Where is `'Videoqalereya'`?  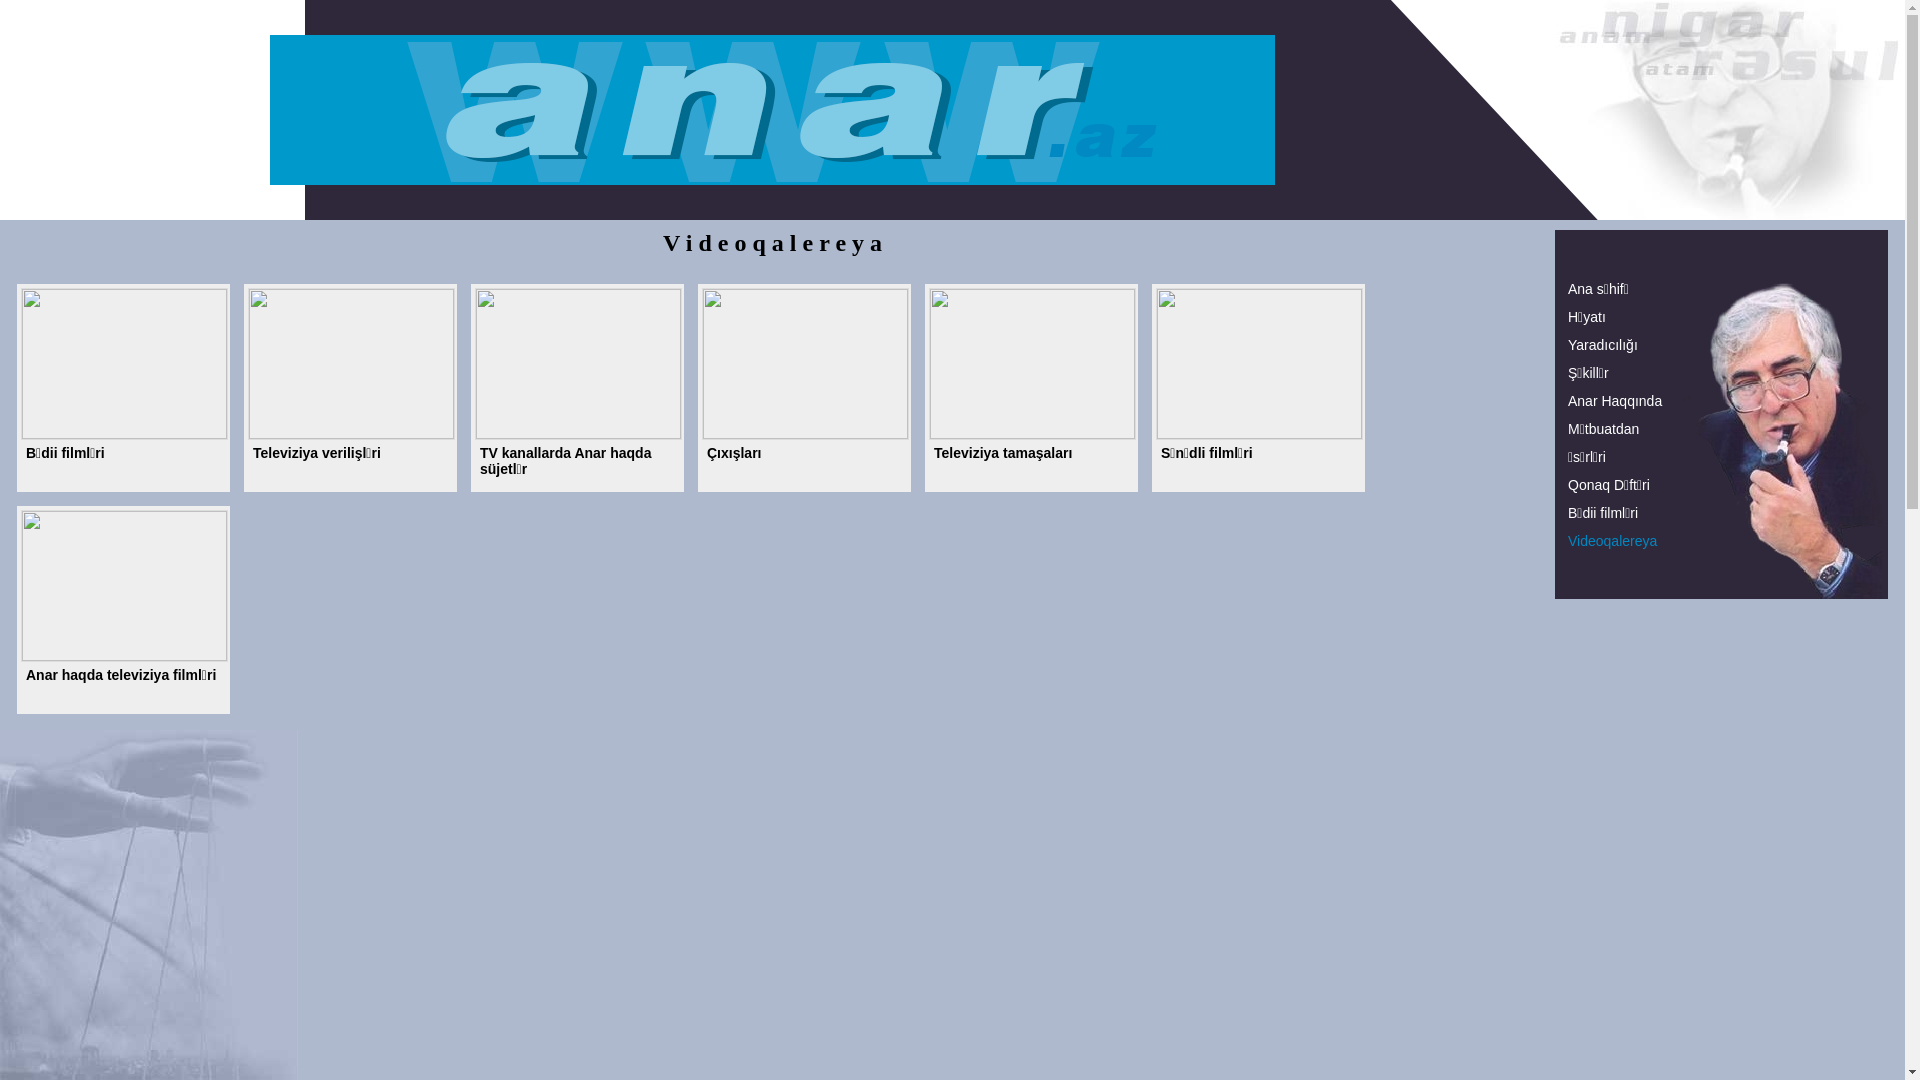
'Videoqalereya' is located at coordinates (1612, 540).